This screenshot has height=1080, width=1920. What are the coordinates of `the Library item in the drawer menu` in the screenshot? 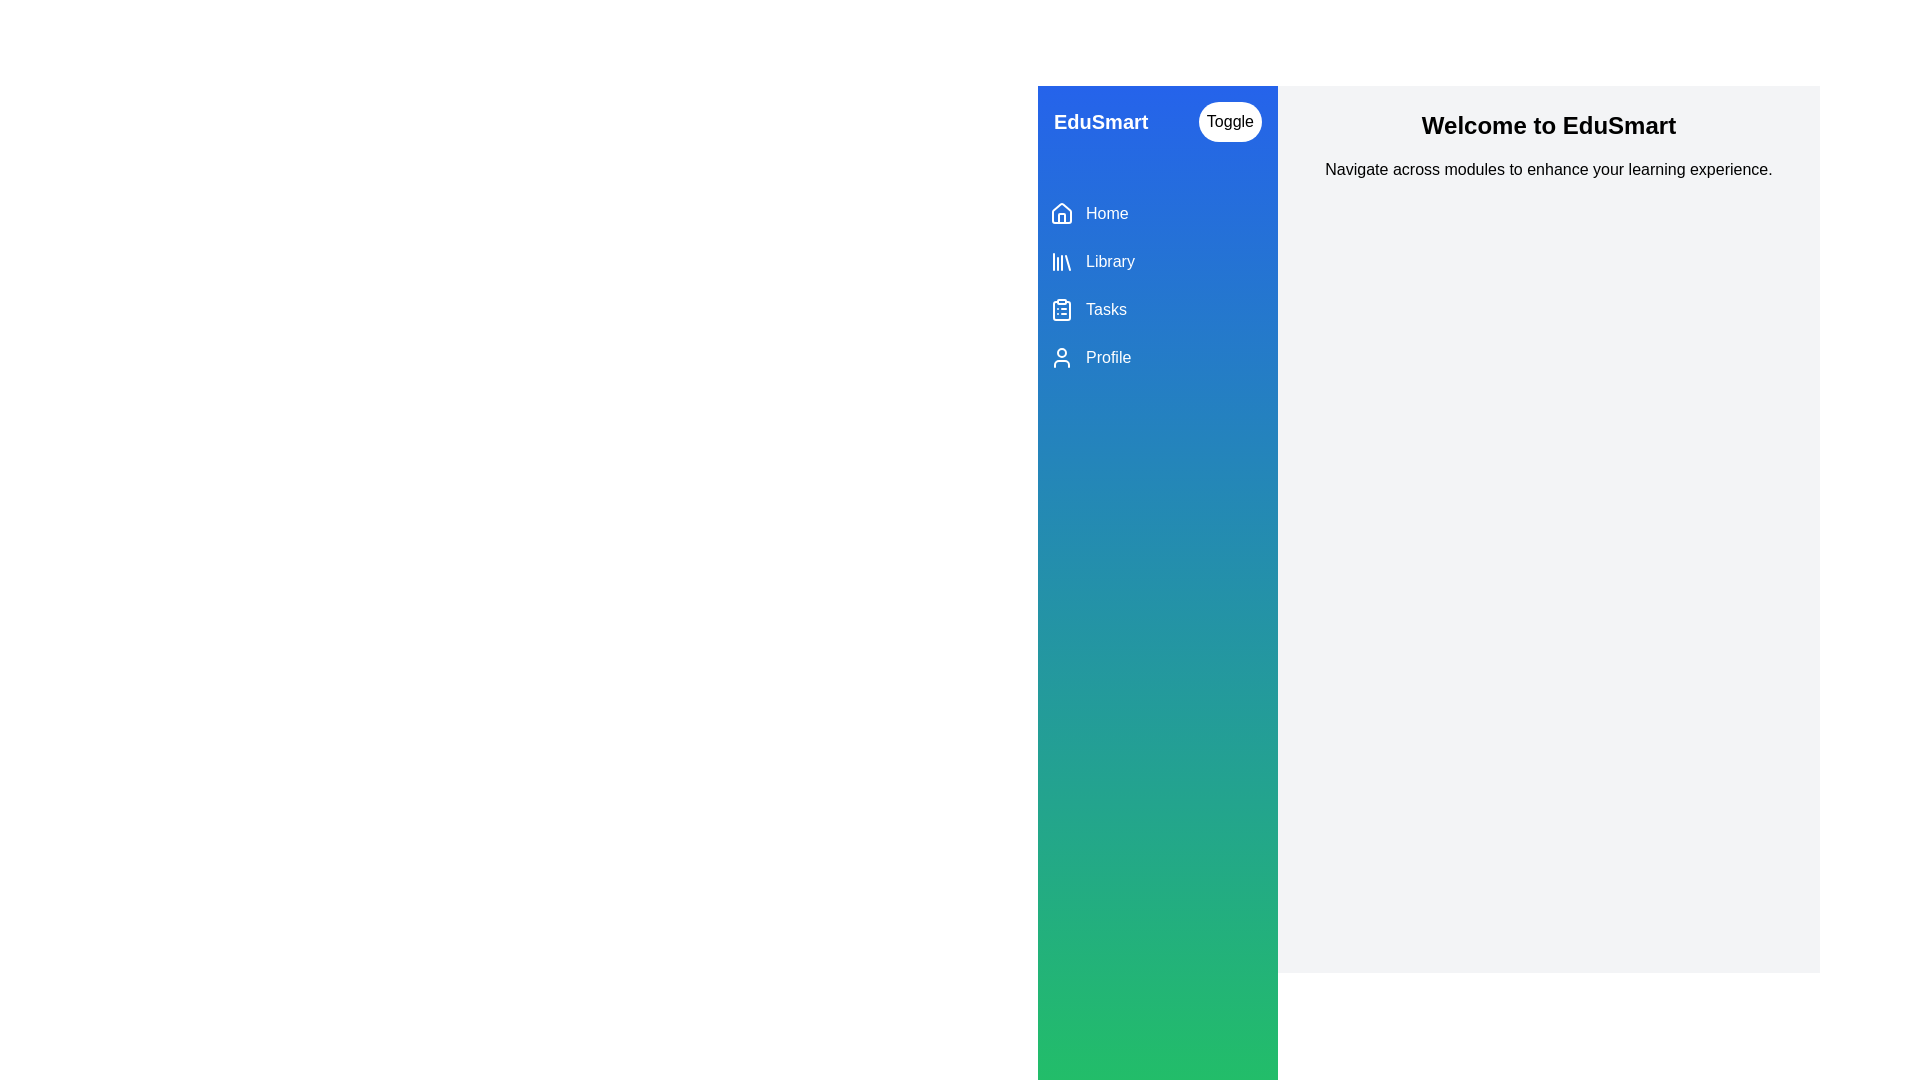 It's located at (1157, 261).